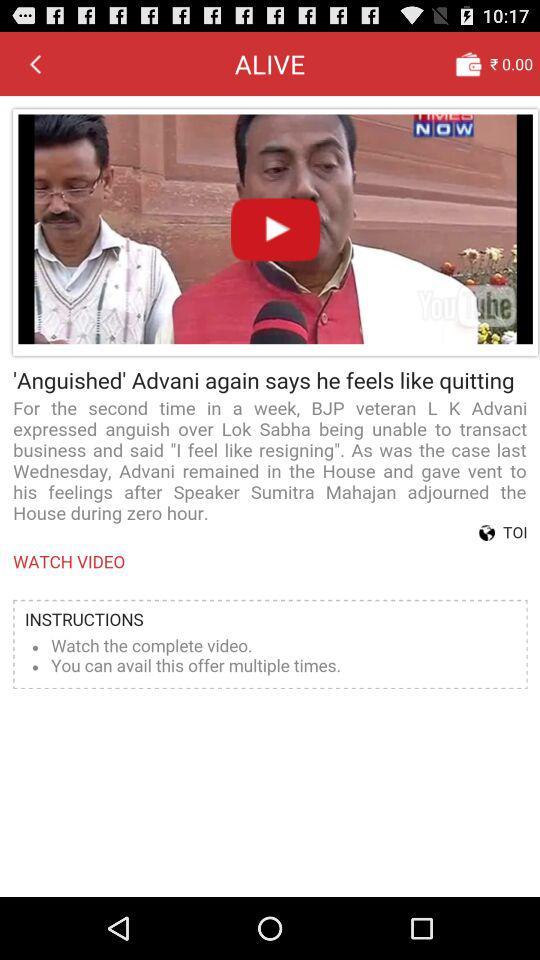 The image size is (540, 960). I want to click on the arrow_backward icon, so click(35, 68).